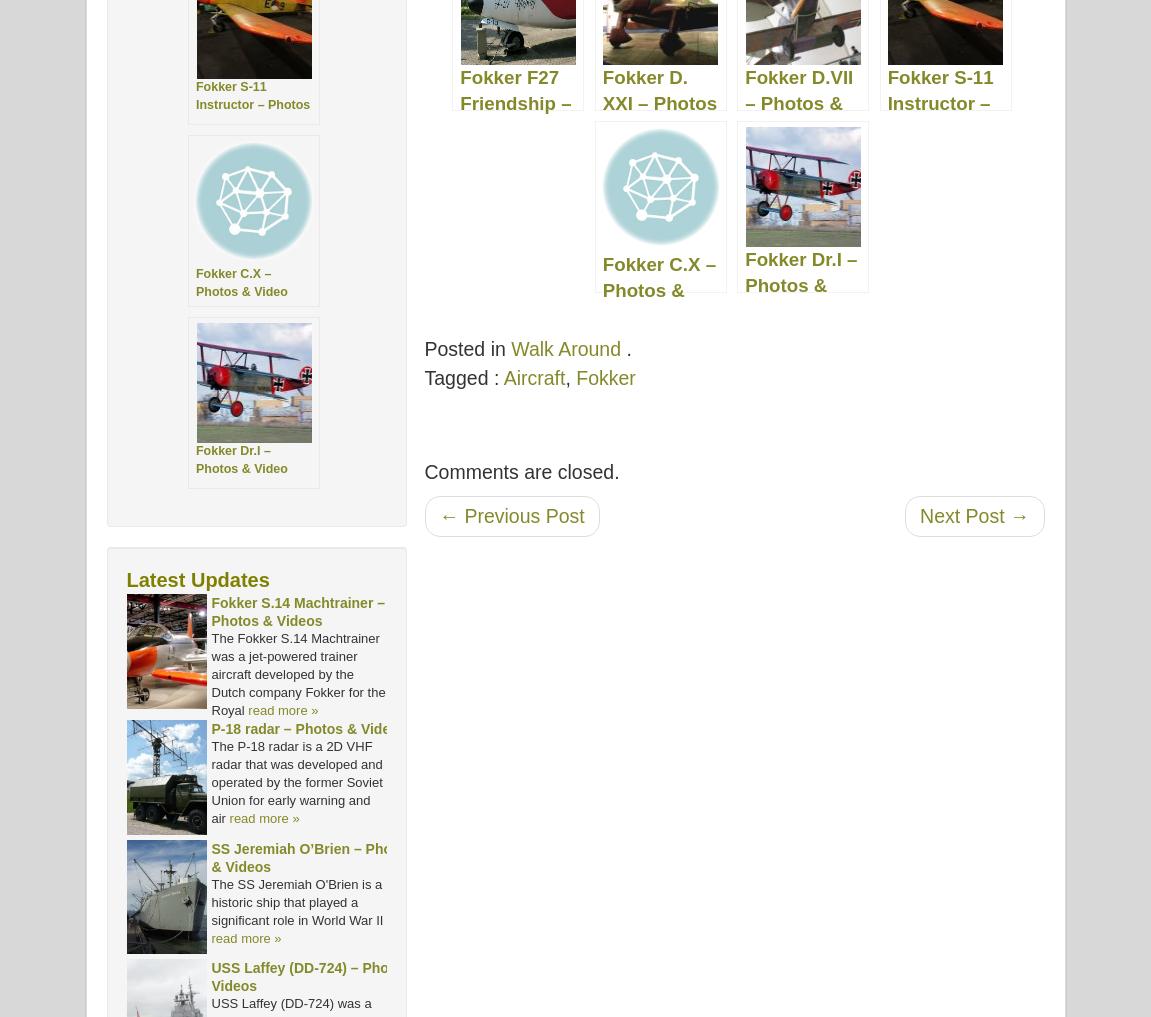  Describe the element at coordinates (514, 115) in the screenshot. I see `'Fokker F27 Friendship – Photos & Videos'` at that location.